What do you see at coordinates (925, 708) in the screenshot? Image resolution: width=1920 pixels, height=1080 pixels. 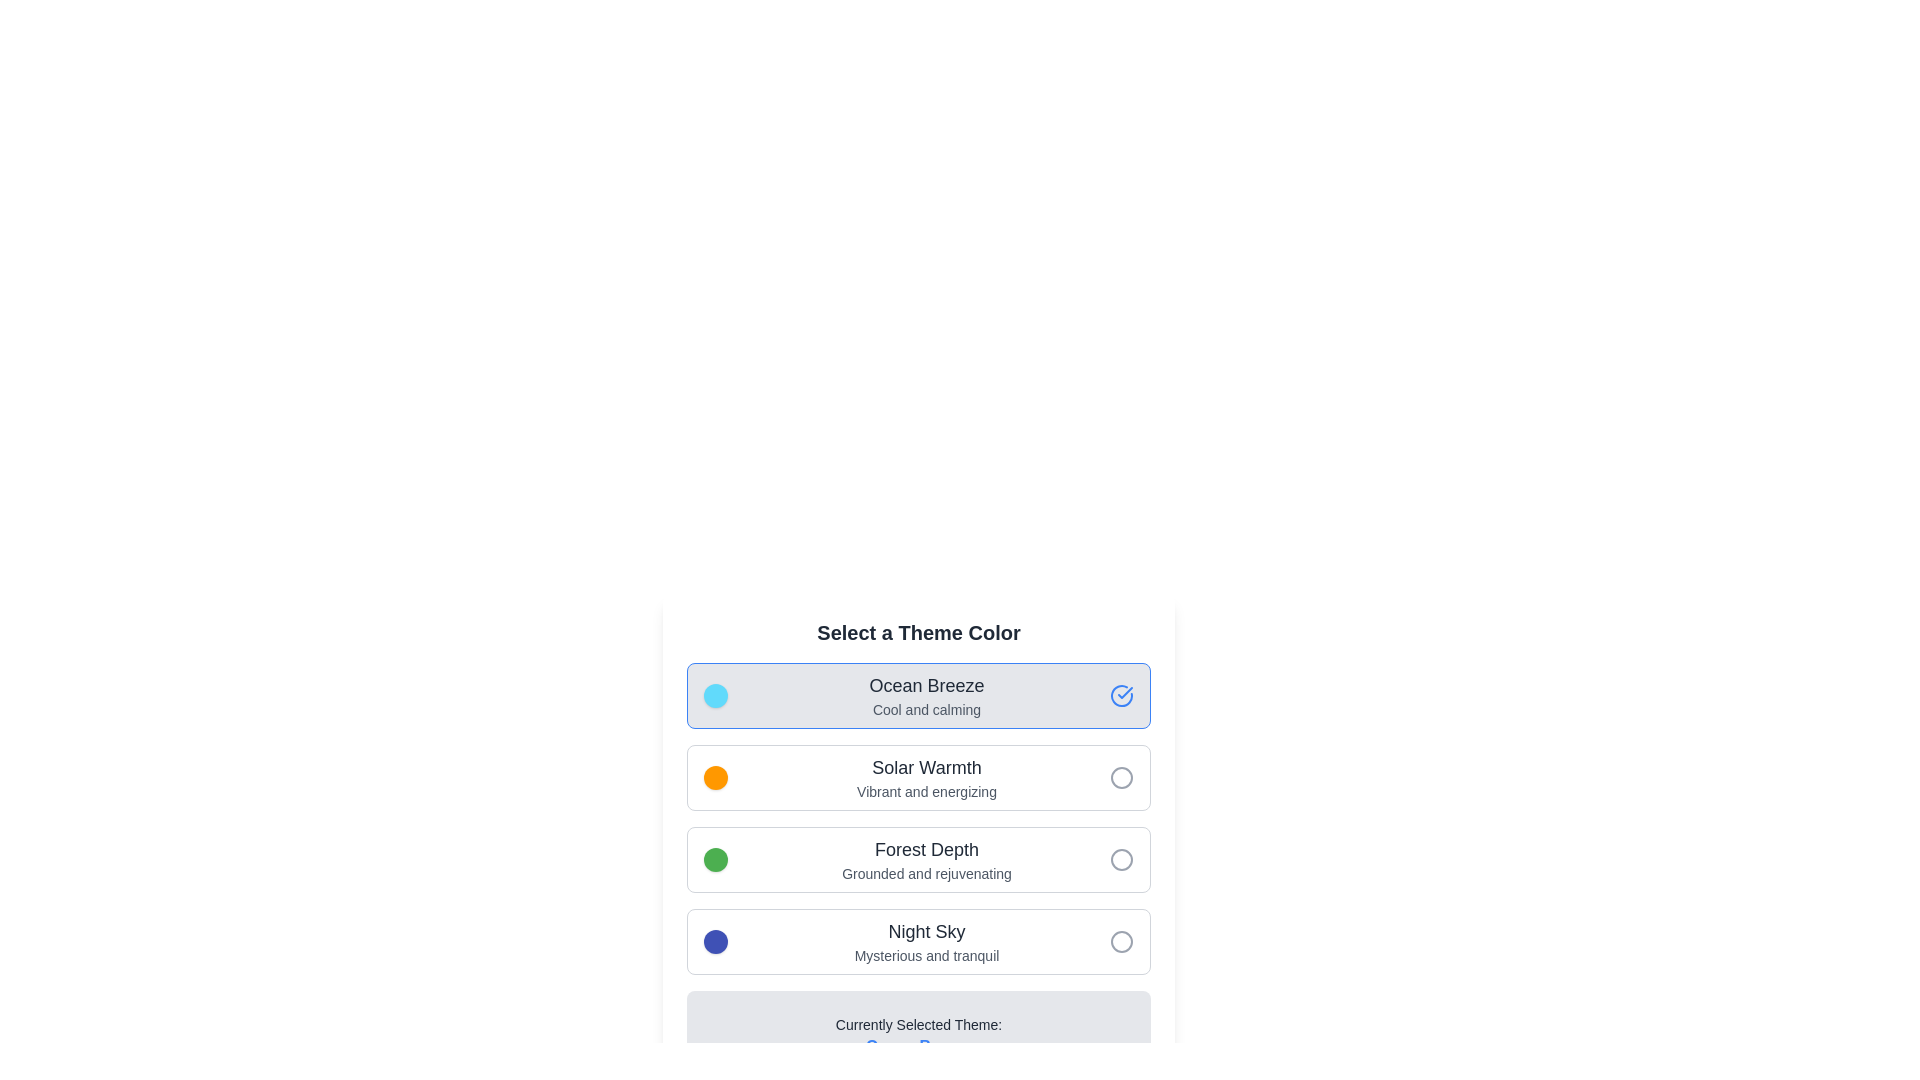 I see `the text label that reads 'Cool and calming', which is displayed in a smaller, lighter font underneath the bold title 'Ocean Breeze' and is part of the blue-highlighted section labeled 'Ocean Breeze'` at bounding box center [925, 708].